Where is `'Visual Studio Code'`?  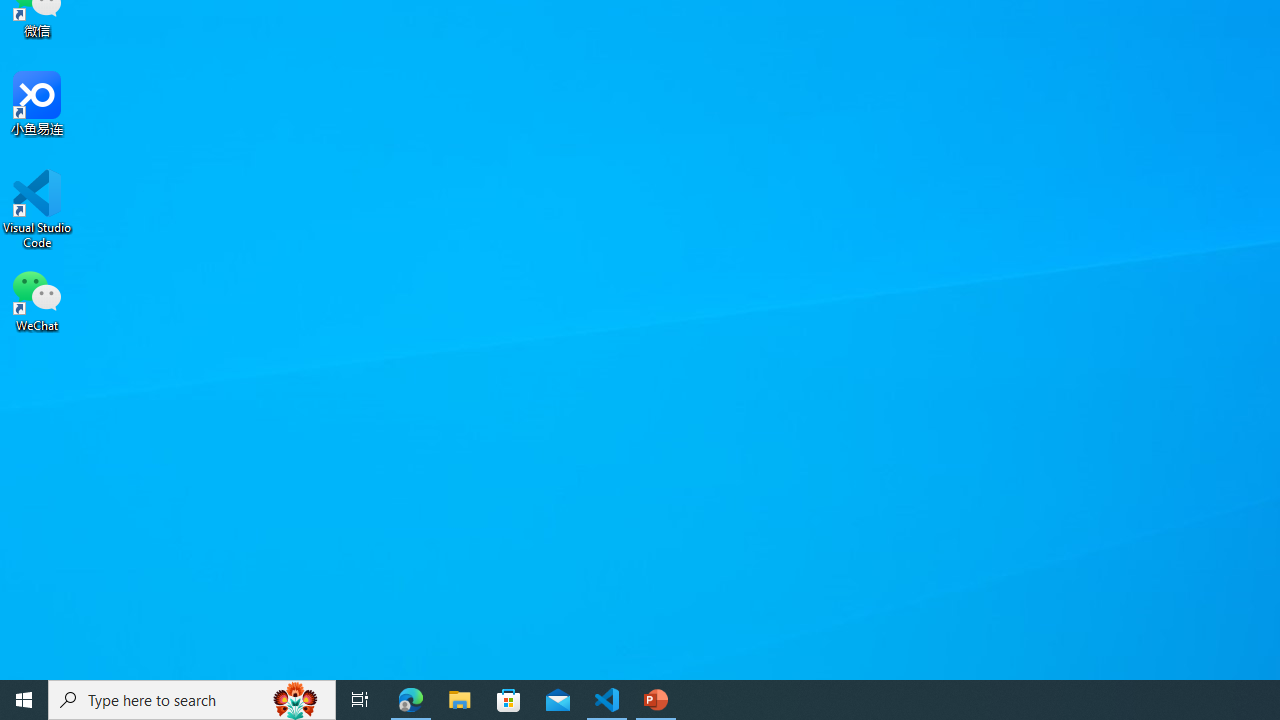 'Visual Studio Code' is located at coordinates (37, 209).